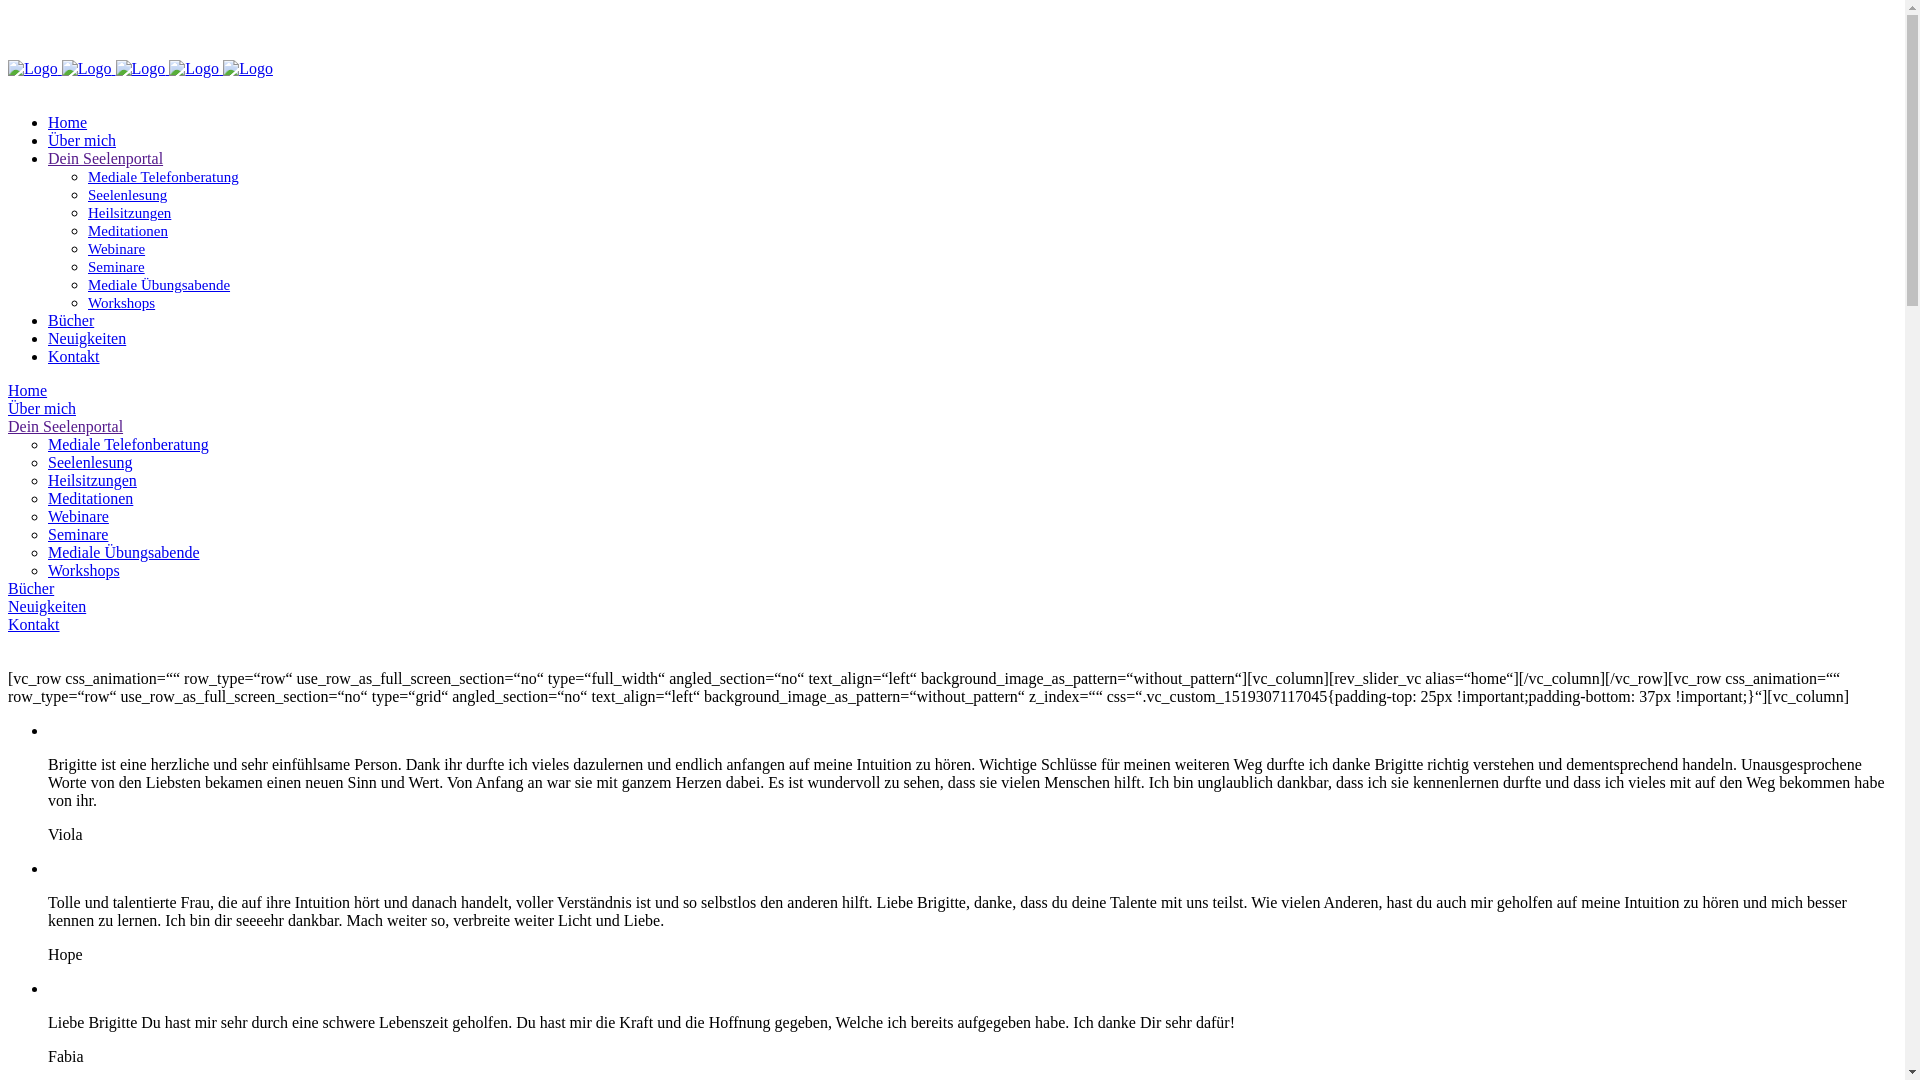  I want to click on 'Heilsitzungen', so click(48, 480).